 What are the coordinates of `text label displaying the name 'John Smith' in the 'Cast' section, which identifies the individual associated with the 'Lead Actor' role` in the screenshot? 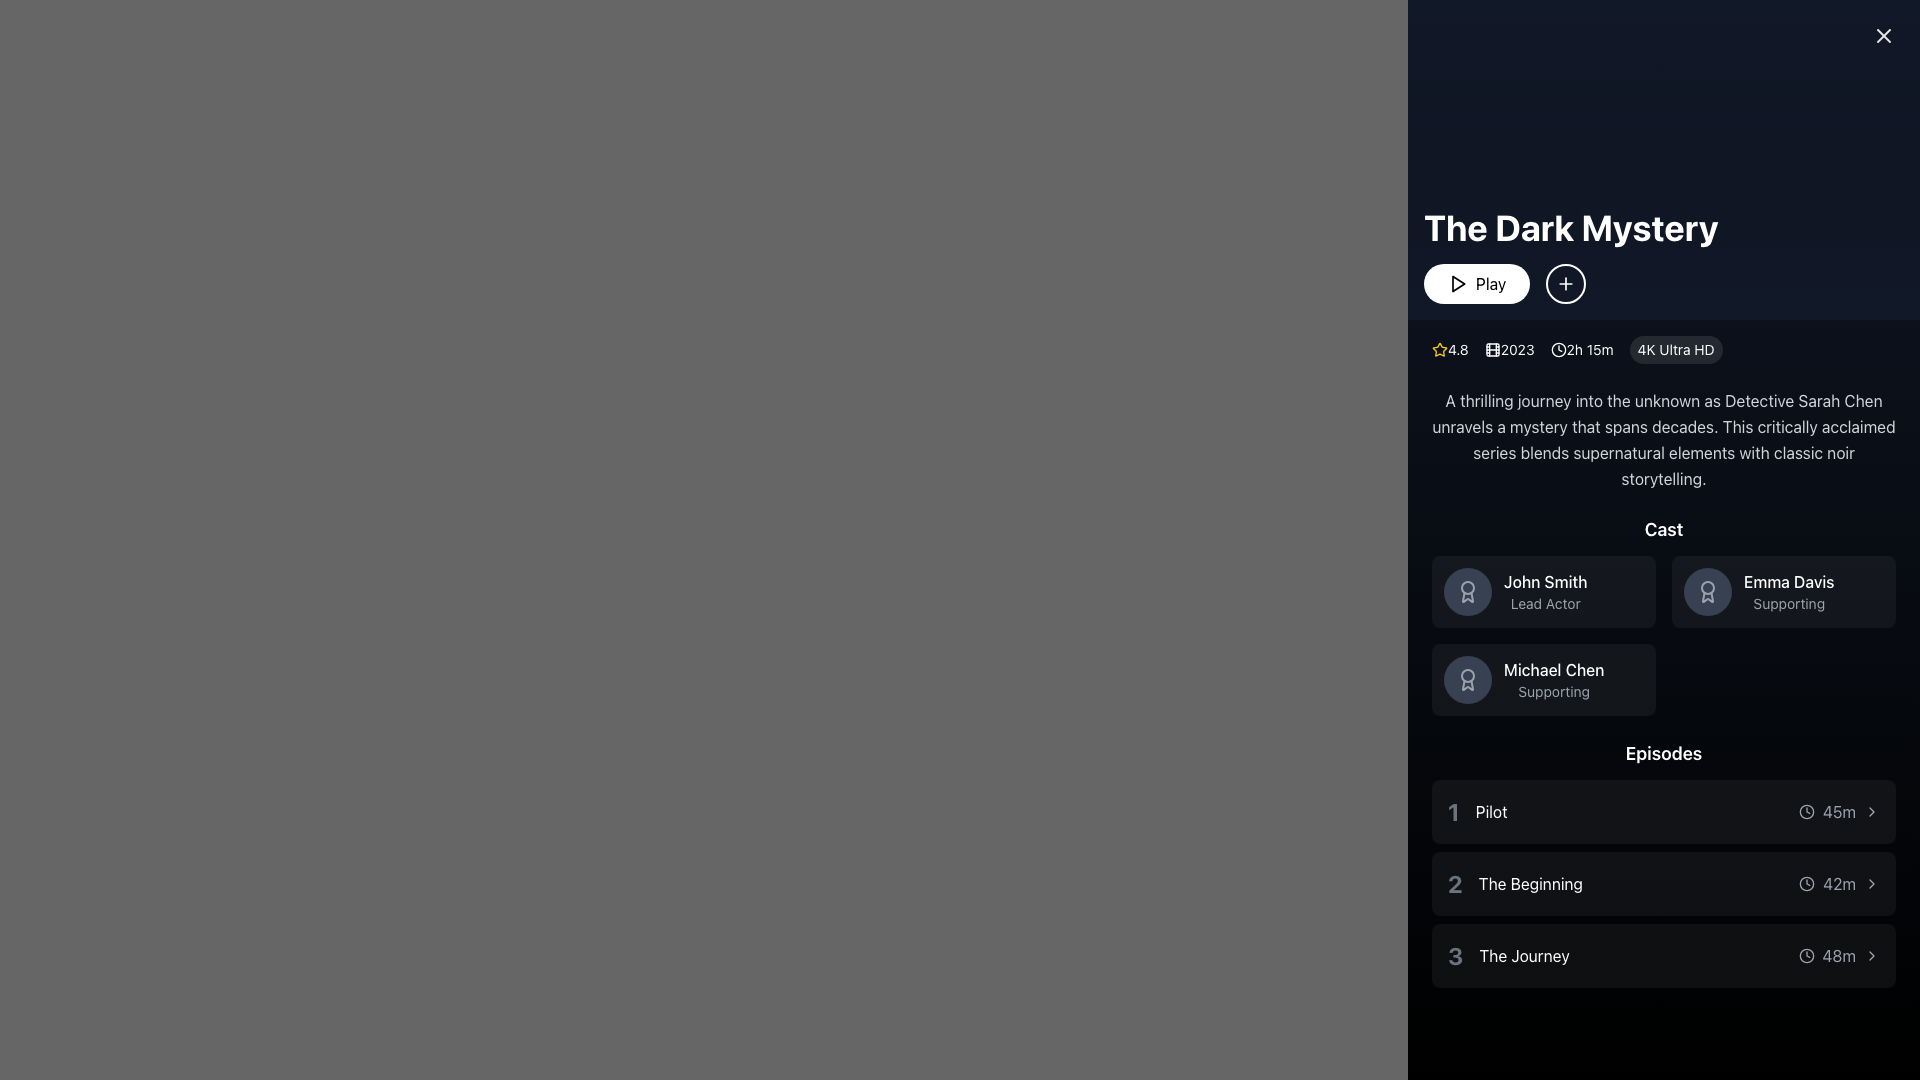 It's located at (1544, 582).